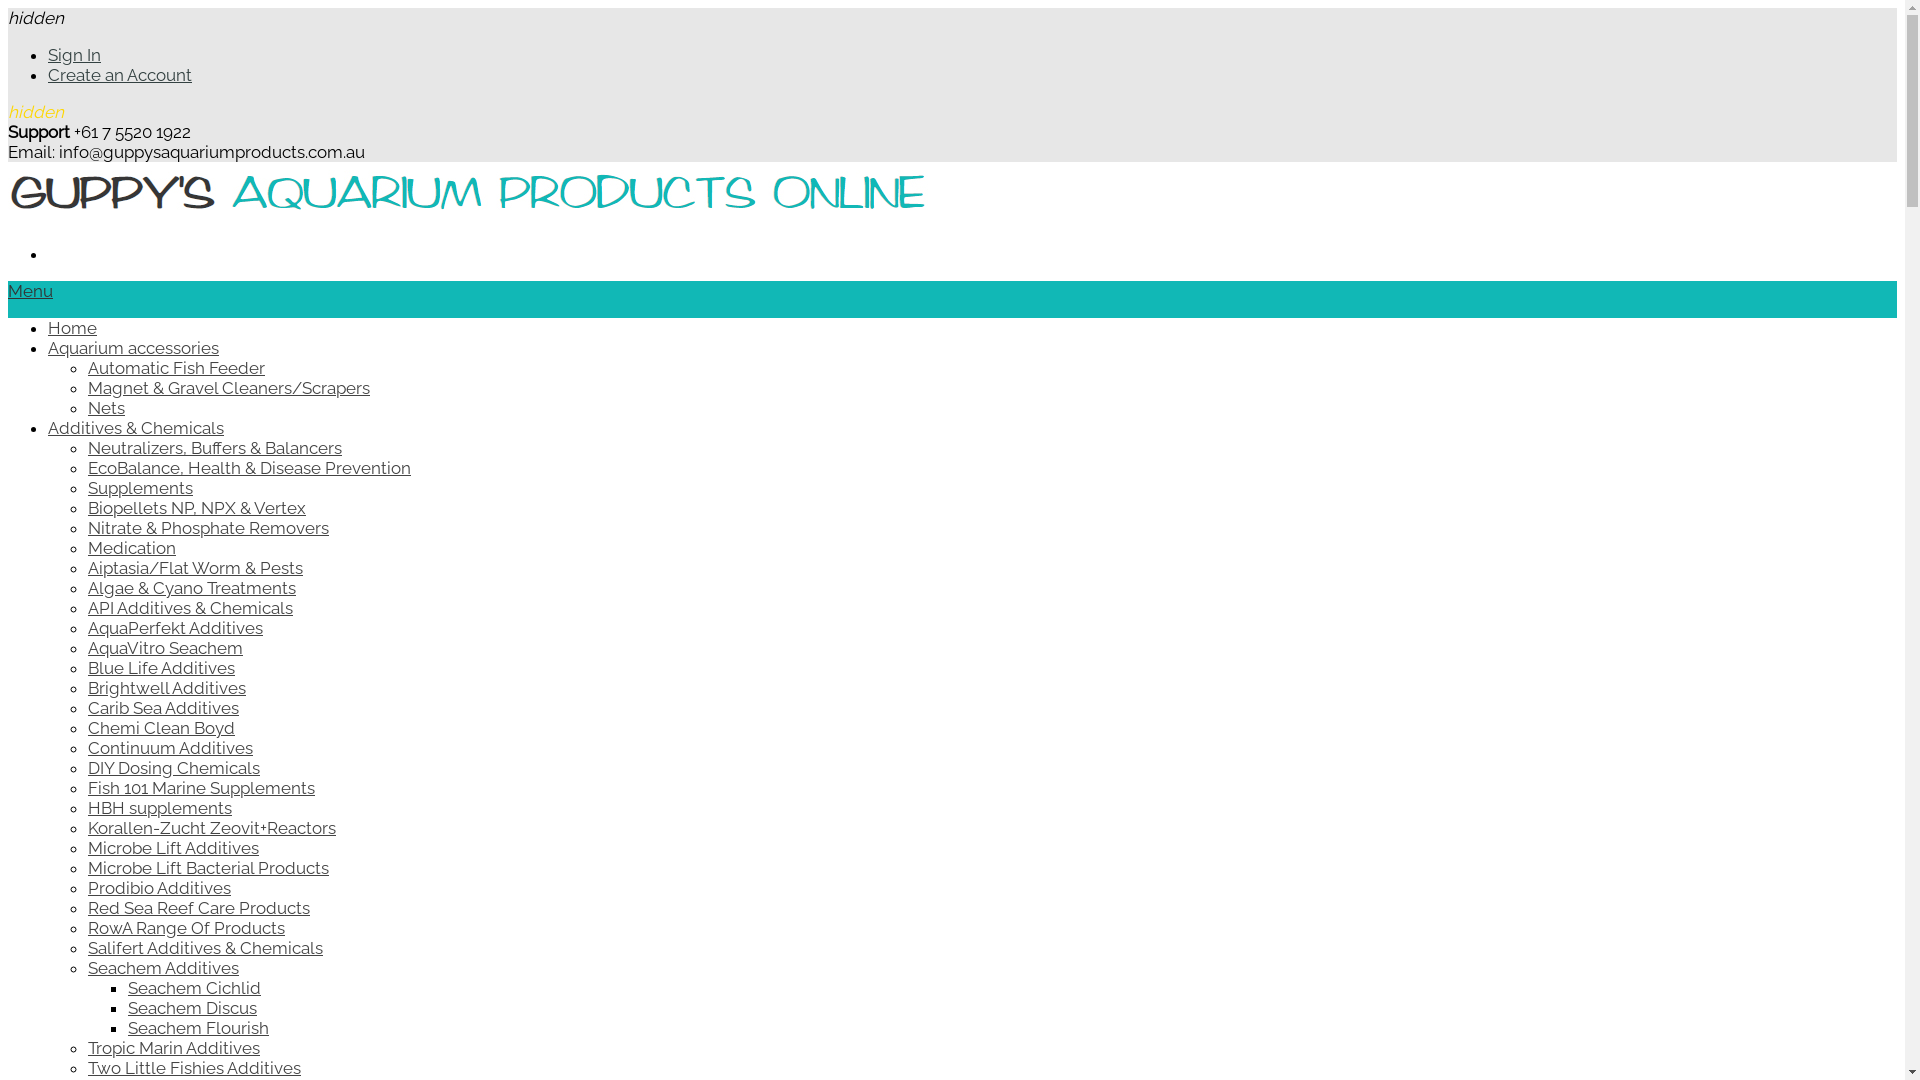  Describe the element at coordinates (72, 326) in the screenshot. I see `'Home'` at that location.